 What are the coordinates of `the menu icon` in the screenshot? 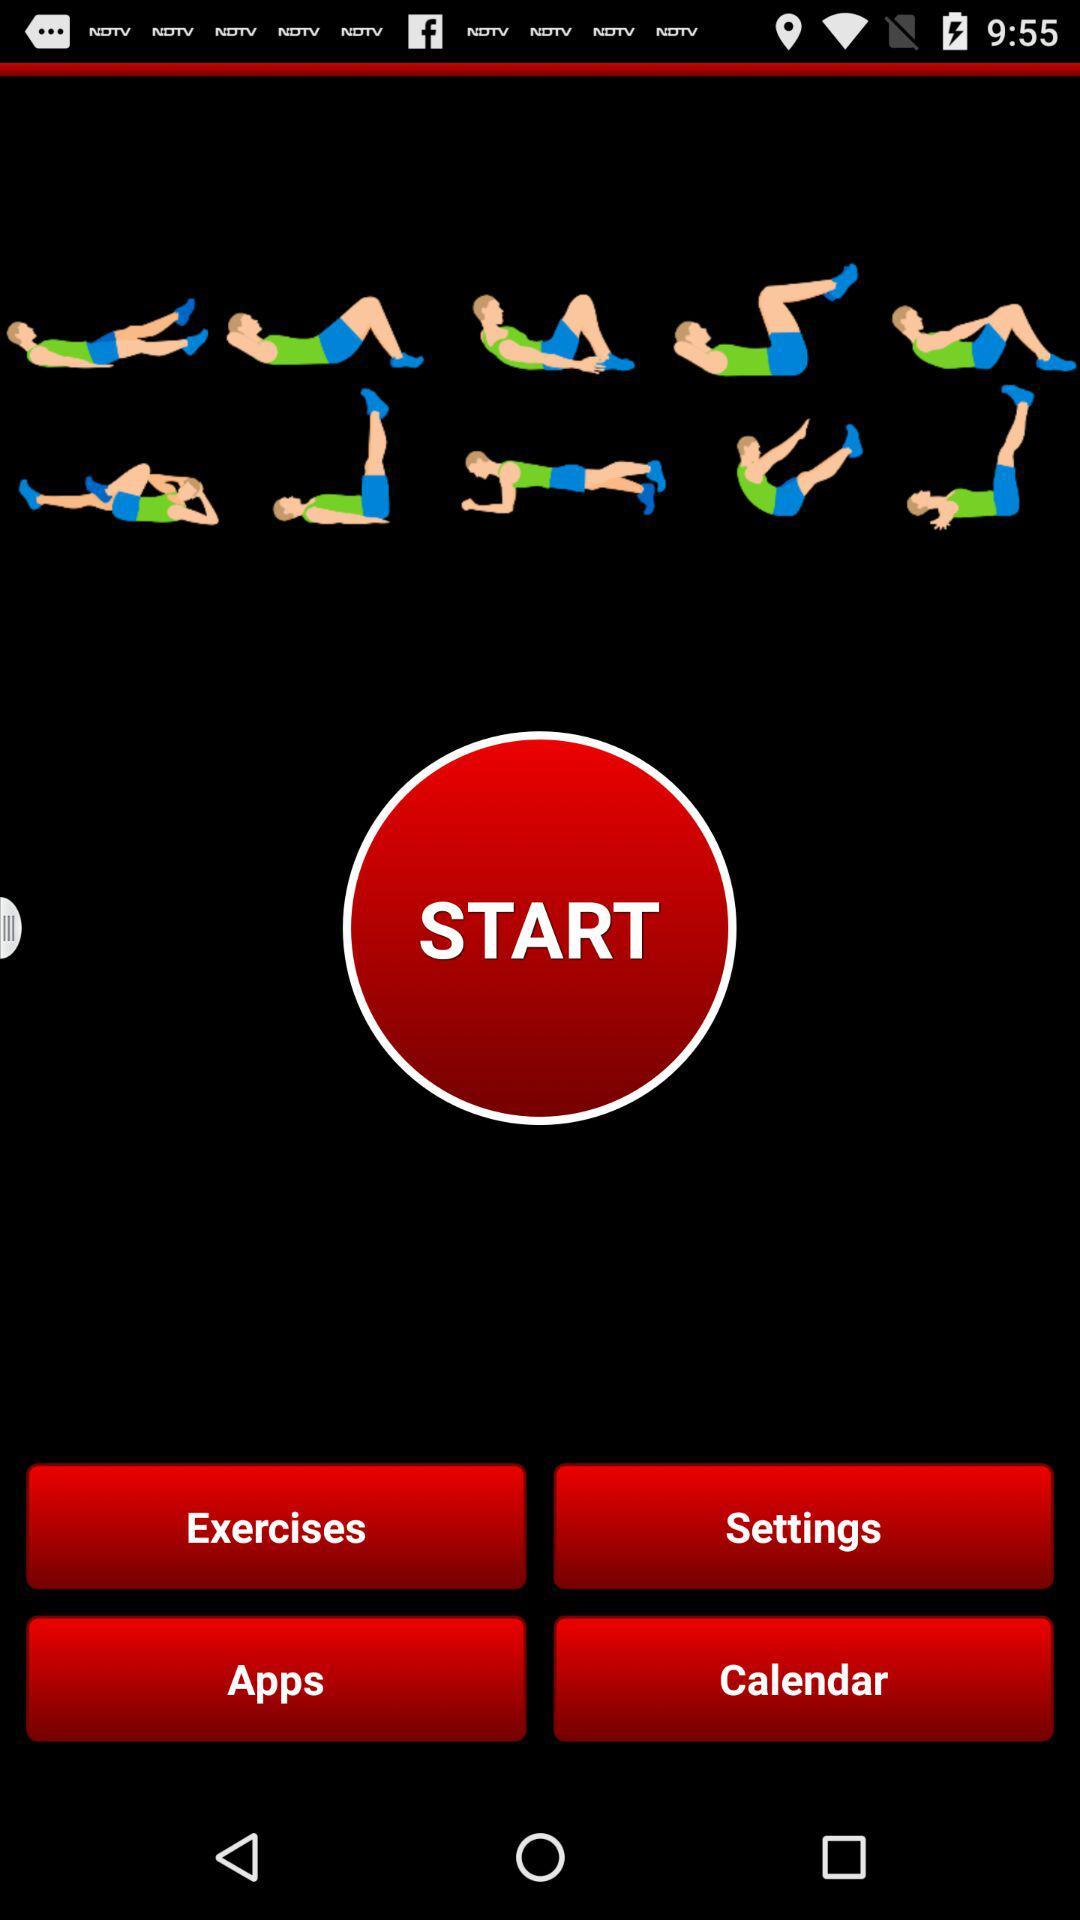 It's located at (23, 993).